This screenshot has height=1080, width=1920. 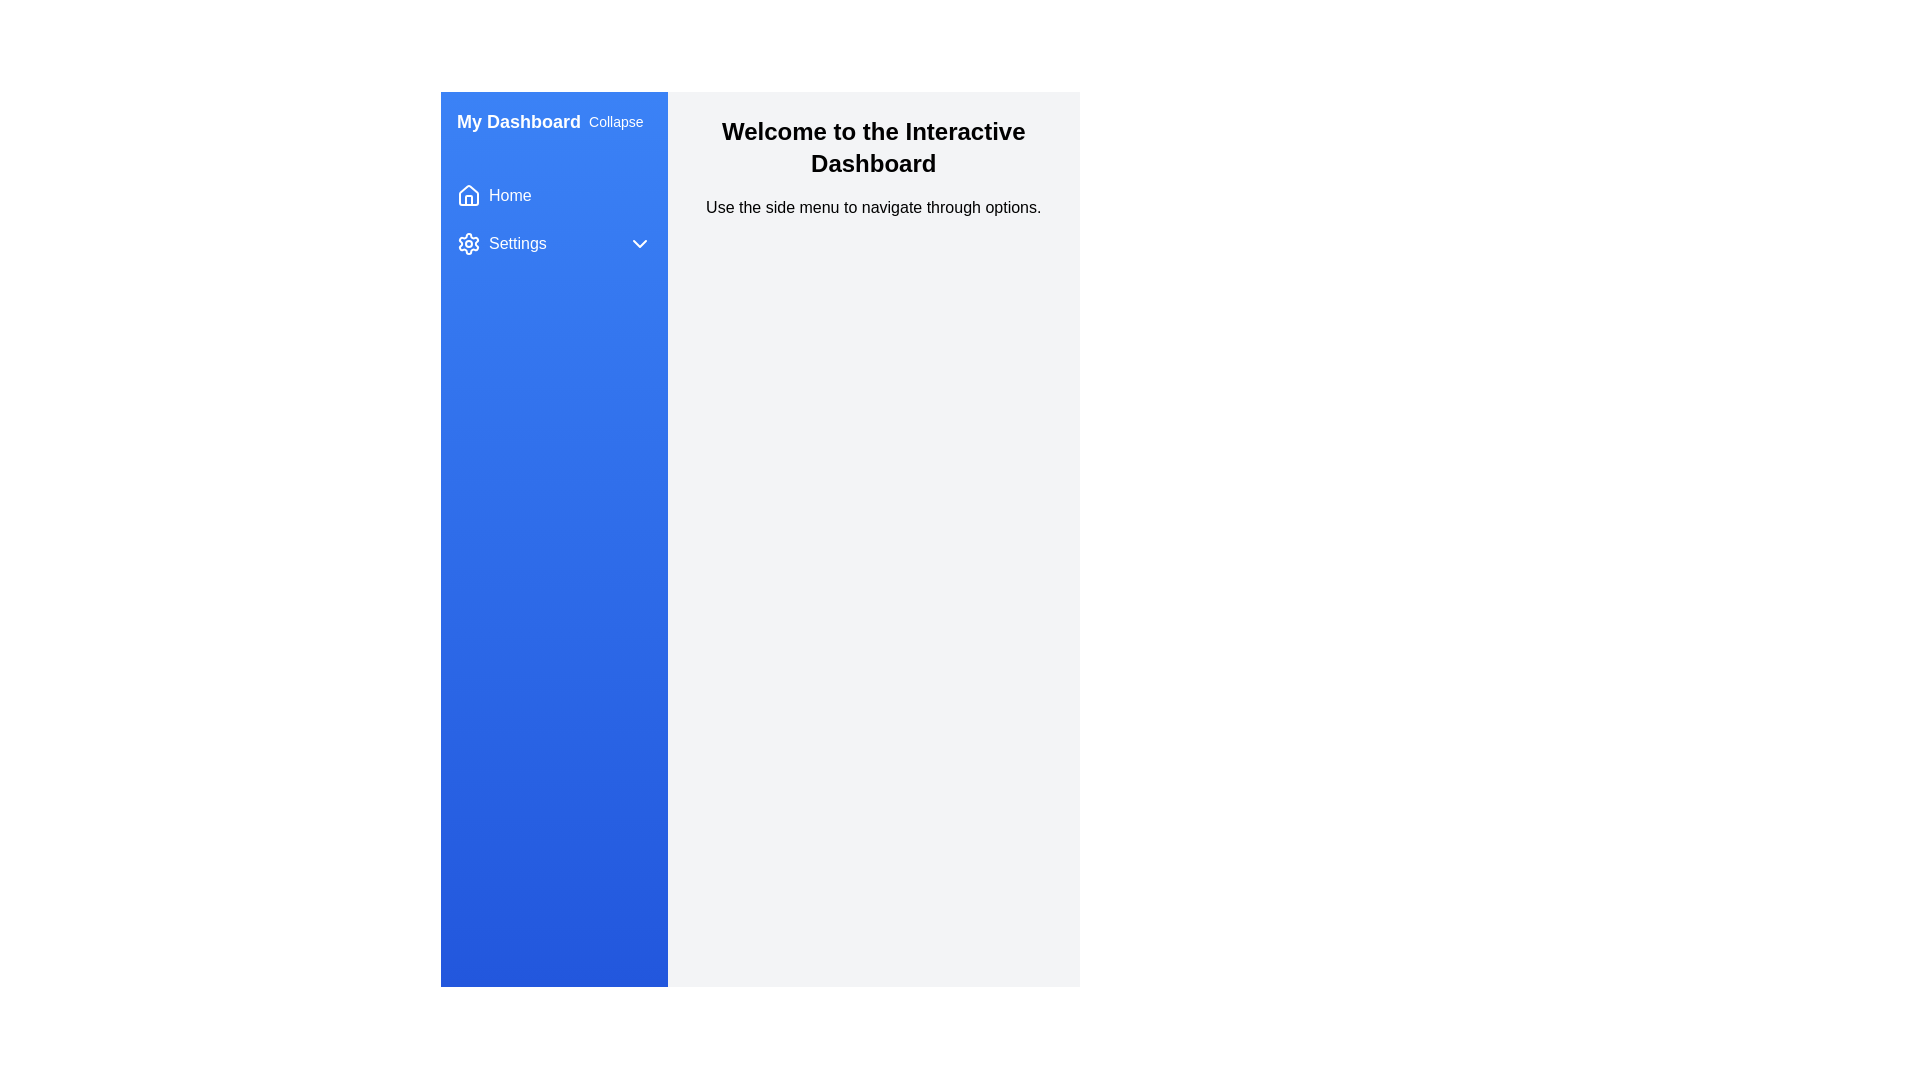 I want to click on the cog-shaped icon with a blue outline next to the 'Settings' label, so click(x=468, y=242).